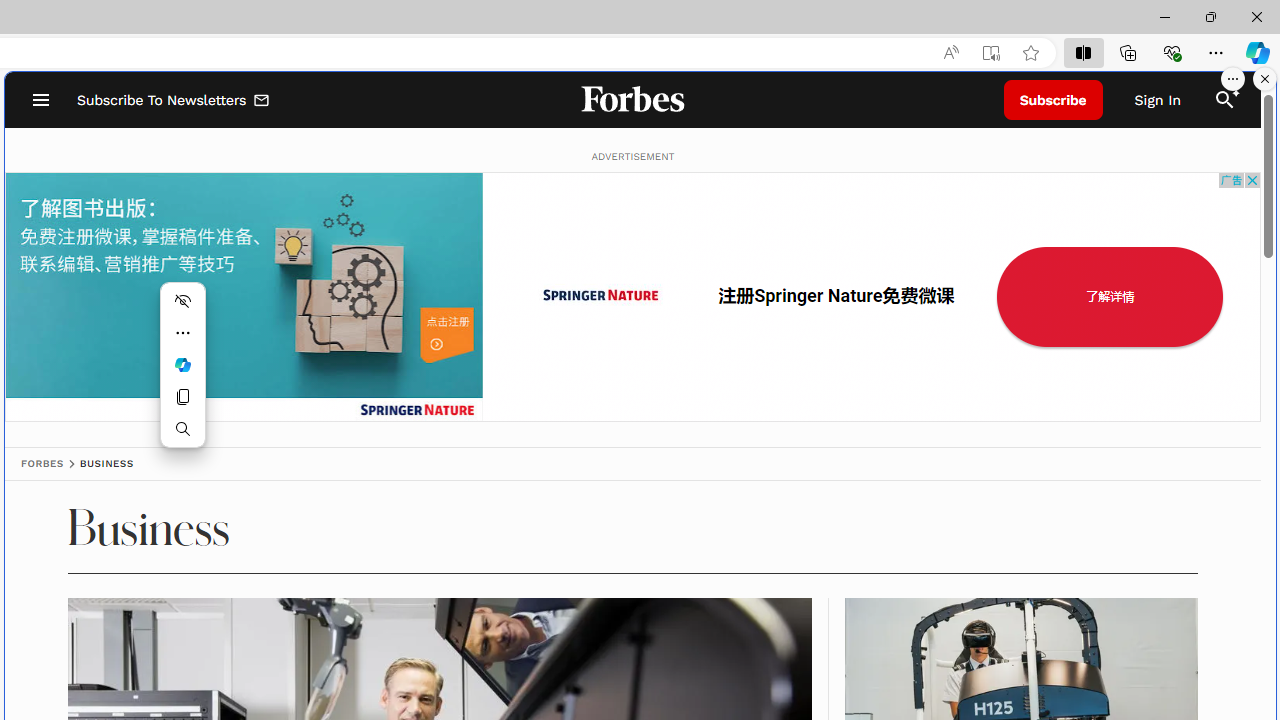  I want to click on 'Class: envelope_svg__fs-icon envelope_svg__fs-icon--envelope', so click(261, 102).